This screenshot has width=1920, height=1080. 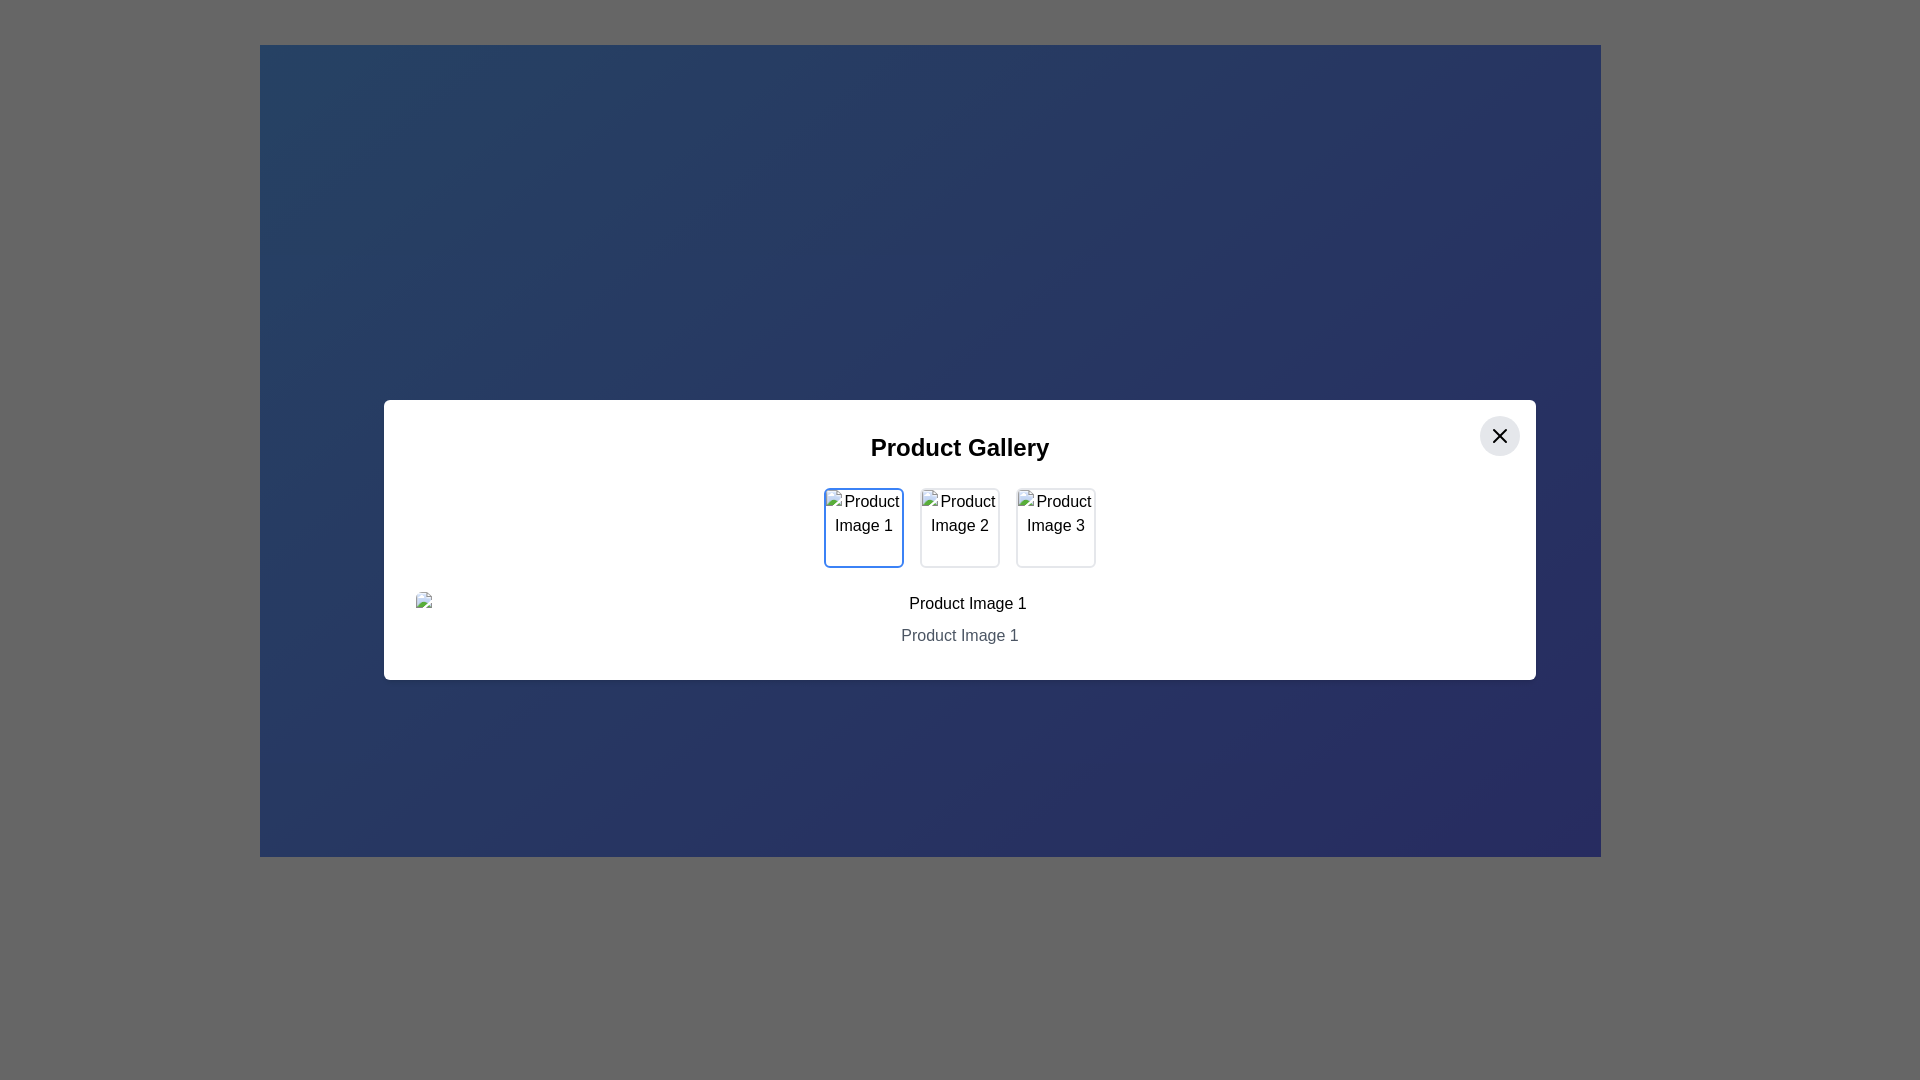 I want to click on the closing icon located at the top-right corner of the dialog box, so click(x=1499, y=434).